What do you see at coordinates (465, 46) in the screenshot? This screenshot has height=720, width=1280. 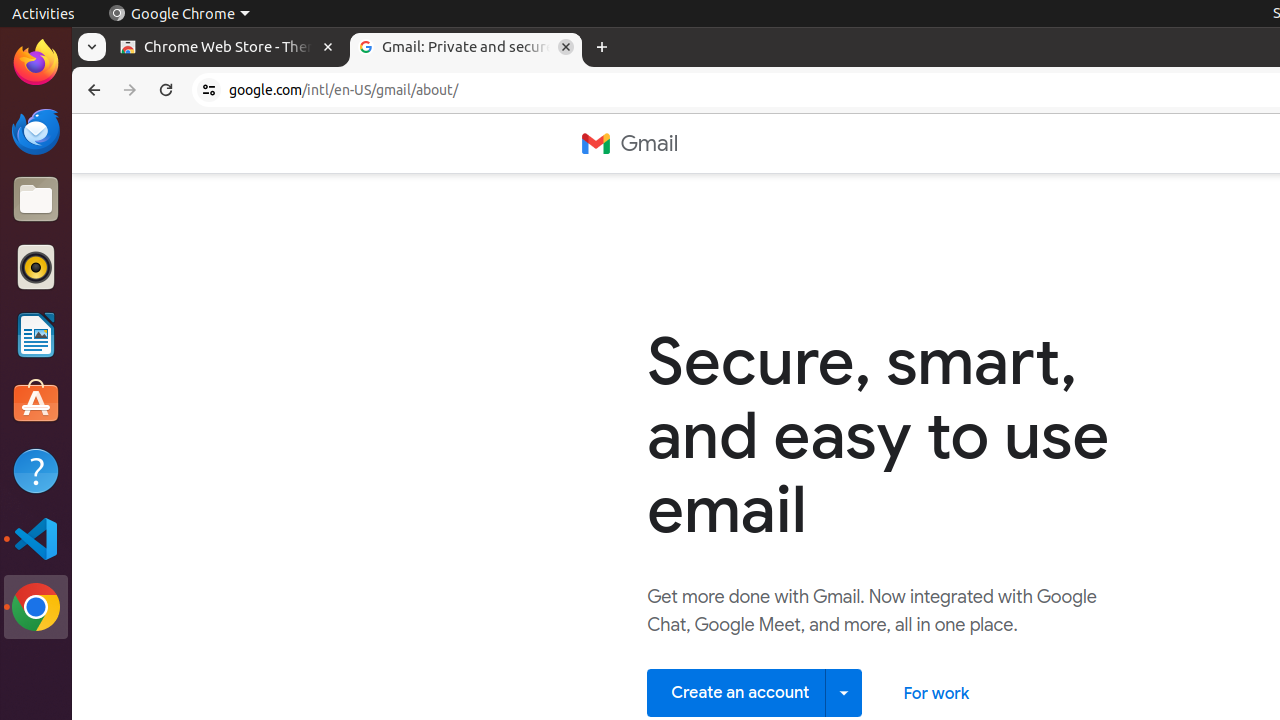 I see `'Gmail: Private and secure email at no cost | Google Workspace - Memory usage - 111 MB'` at bounding box center [465, 46].